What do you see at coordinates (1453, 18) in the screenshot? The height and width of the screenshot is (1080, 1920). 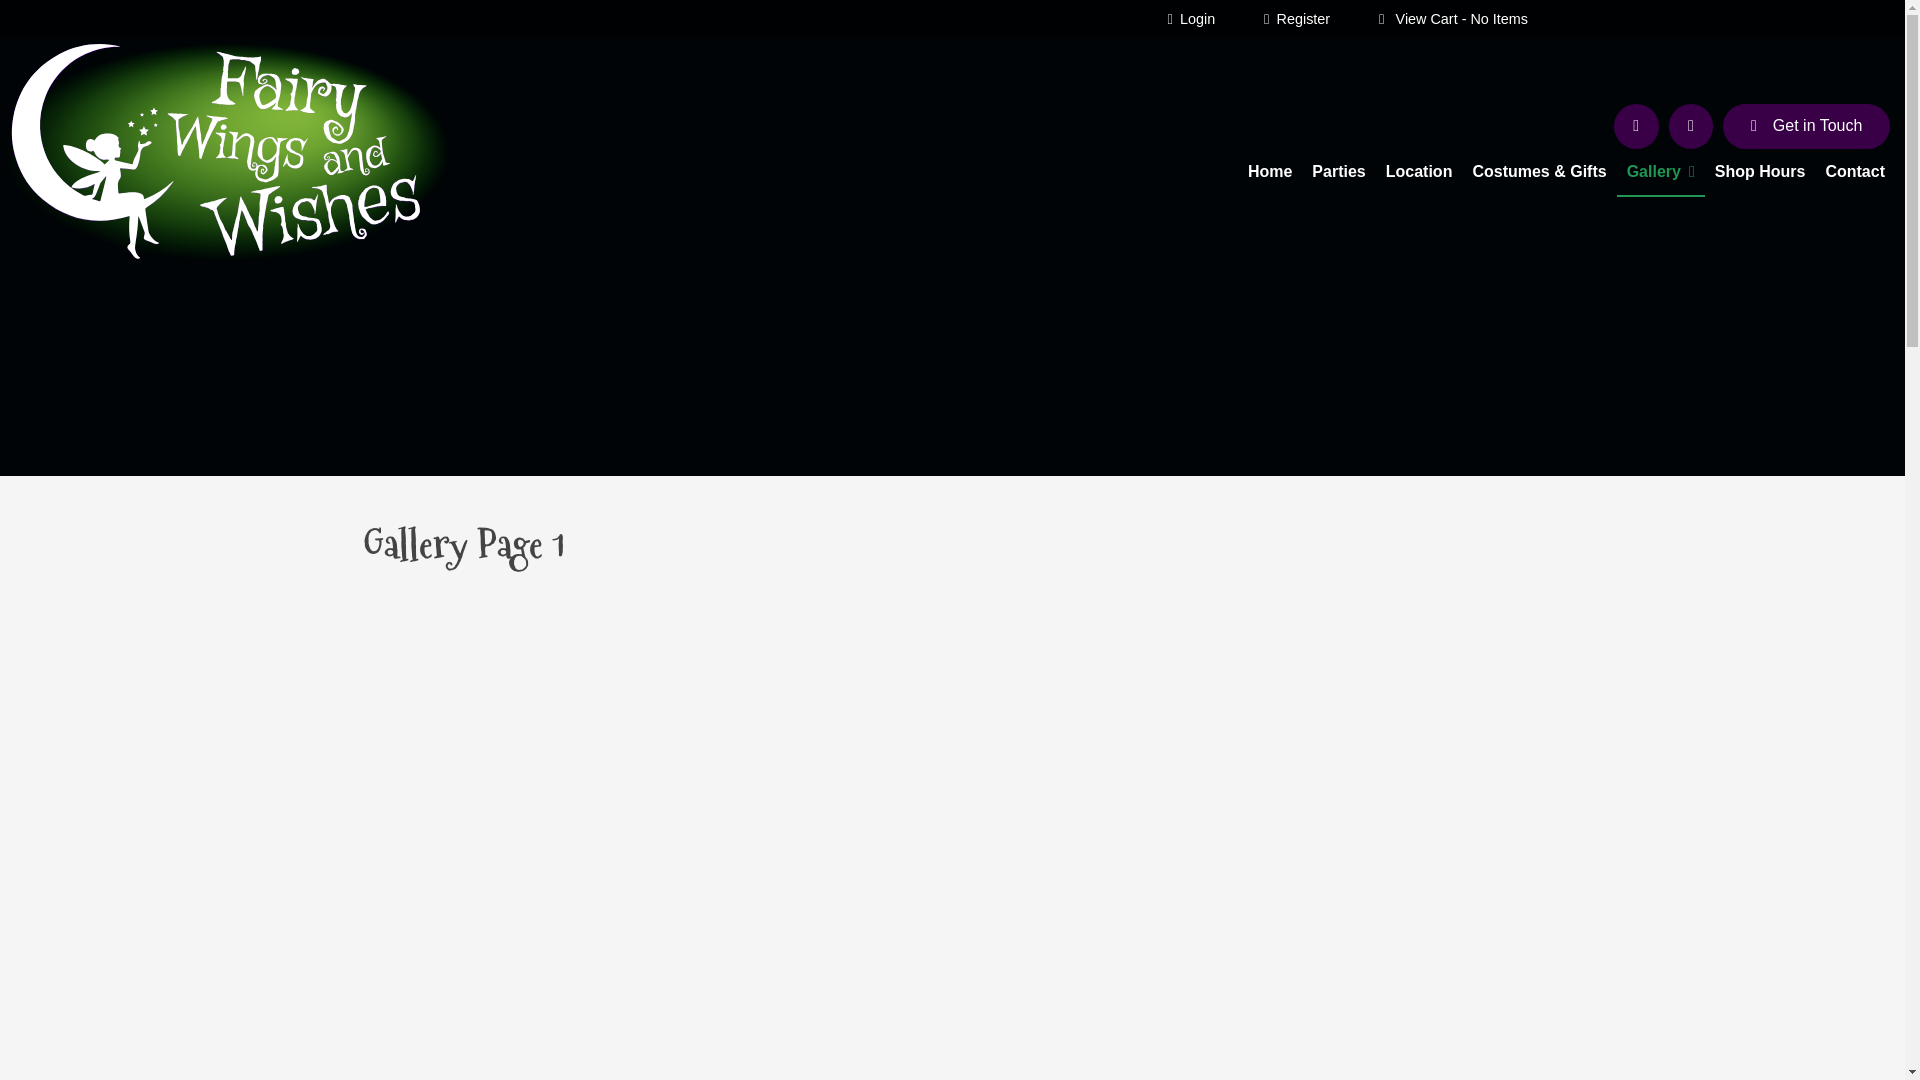 I see `'View Cart - No Items'` at bounding box center [1453, 18].